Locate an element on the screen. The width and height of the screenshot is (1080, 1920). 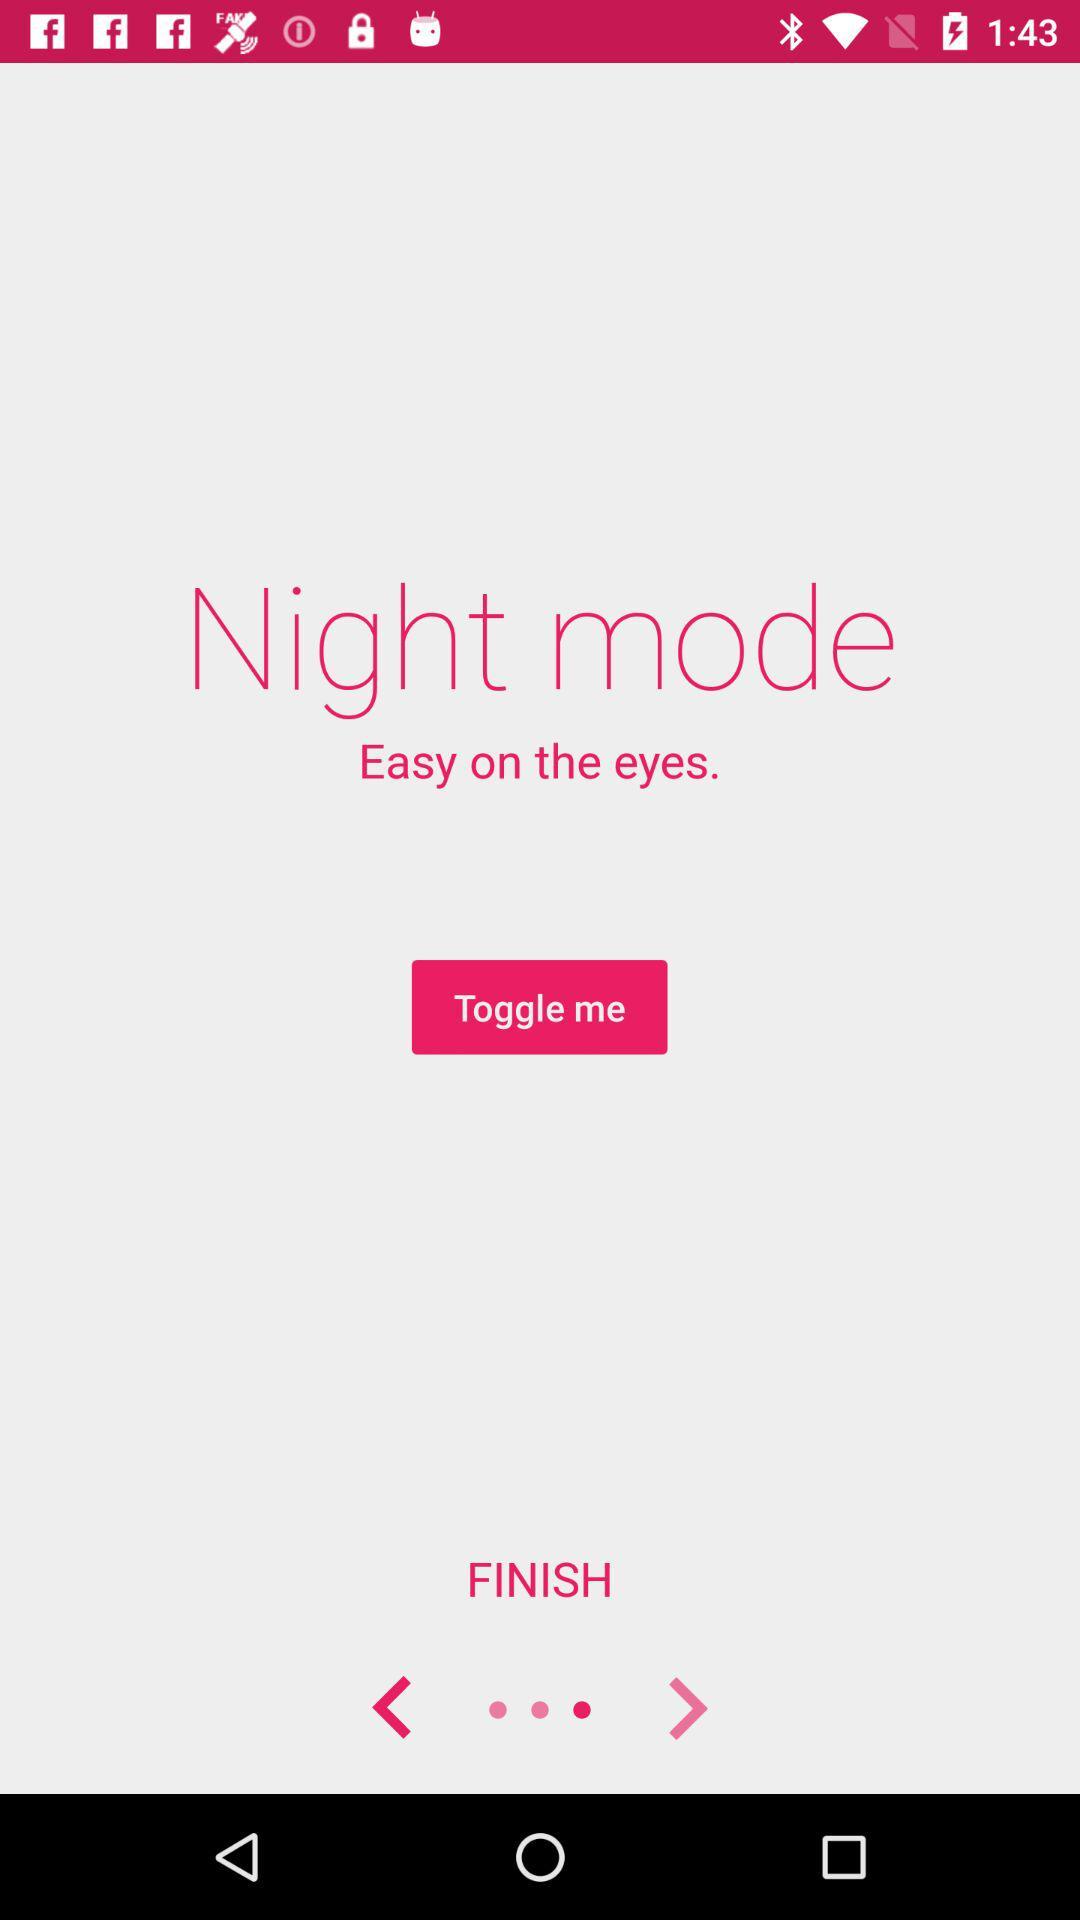
go back is located at coordinates (393, 1708).